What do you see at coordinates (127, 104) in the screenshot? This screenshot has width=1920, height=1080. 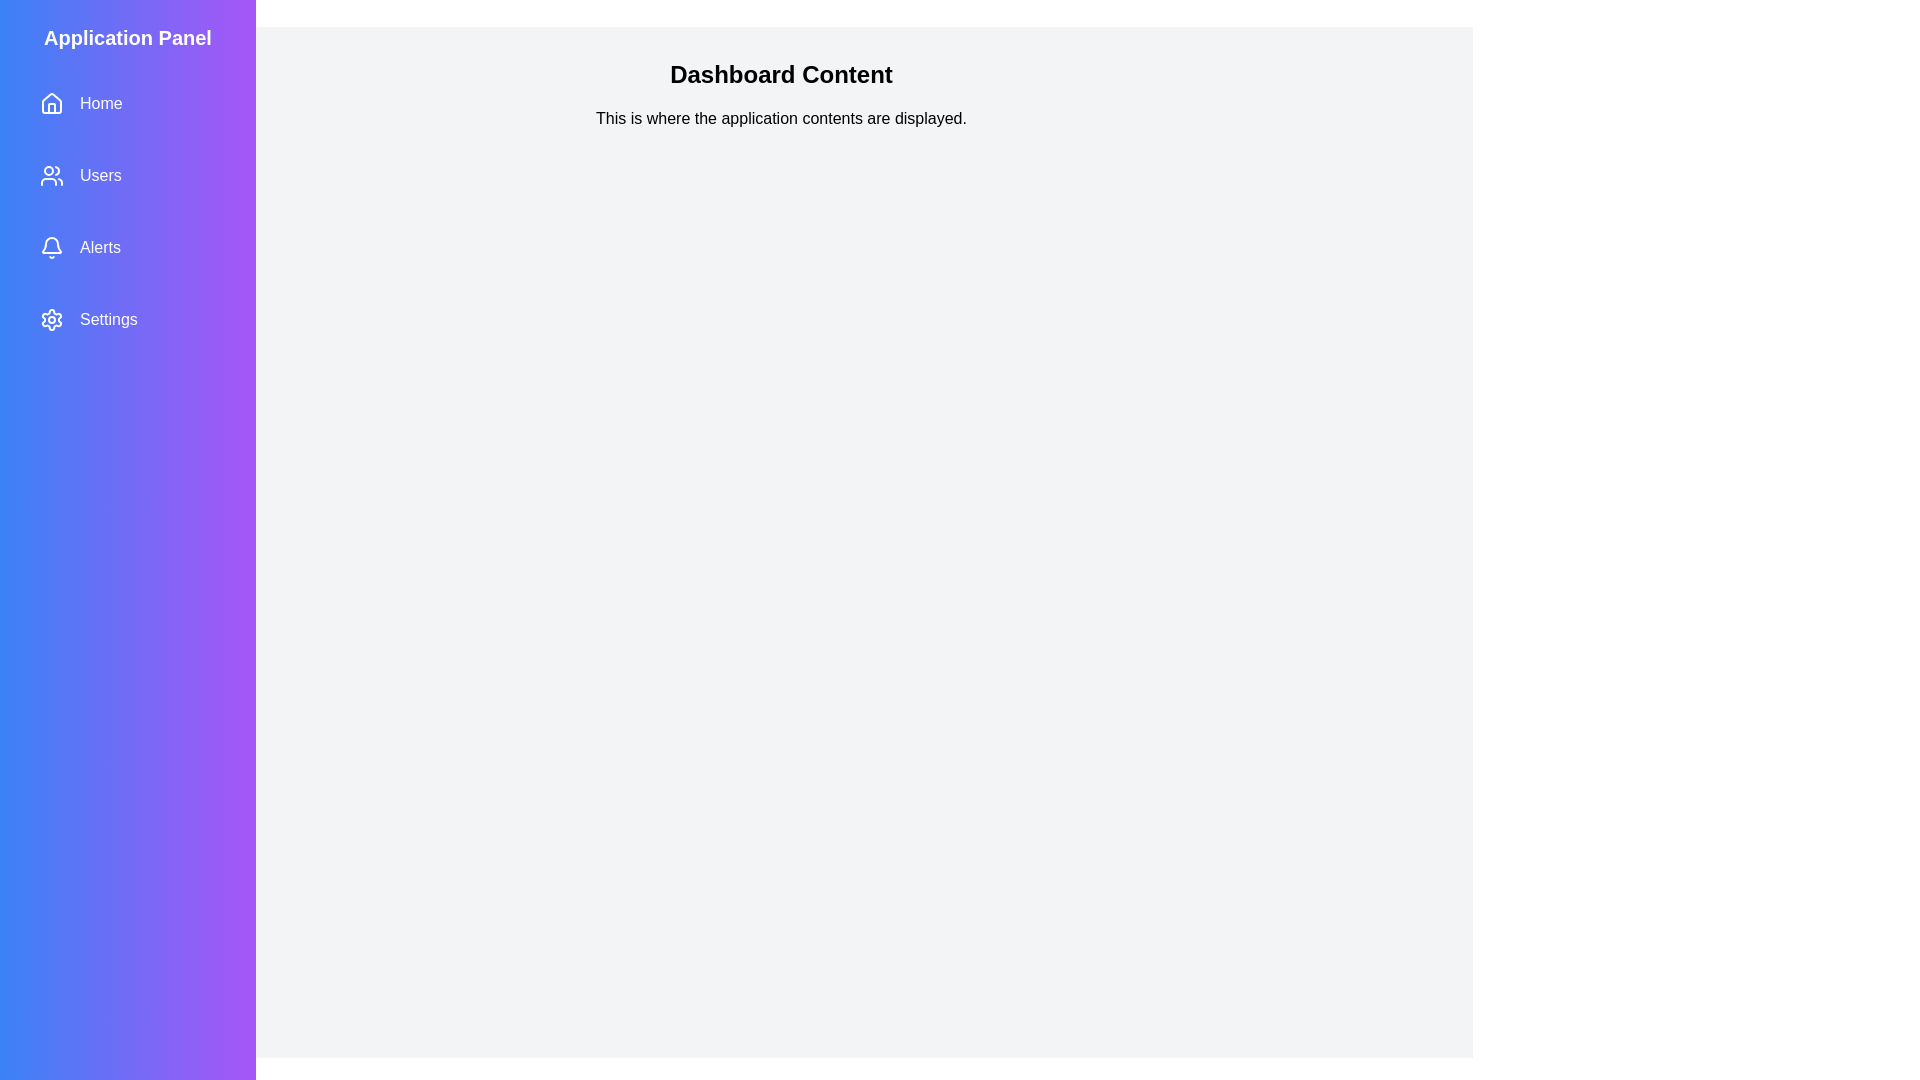 I see `the navigation item Home from the sidebar` at bounding box center [127, 104].